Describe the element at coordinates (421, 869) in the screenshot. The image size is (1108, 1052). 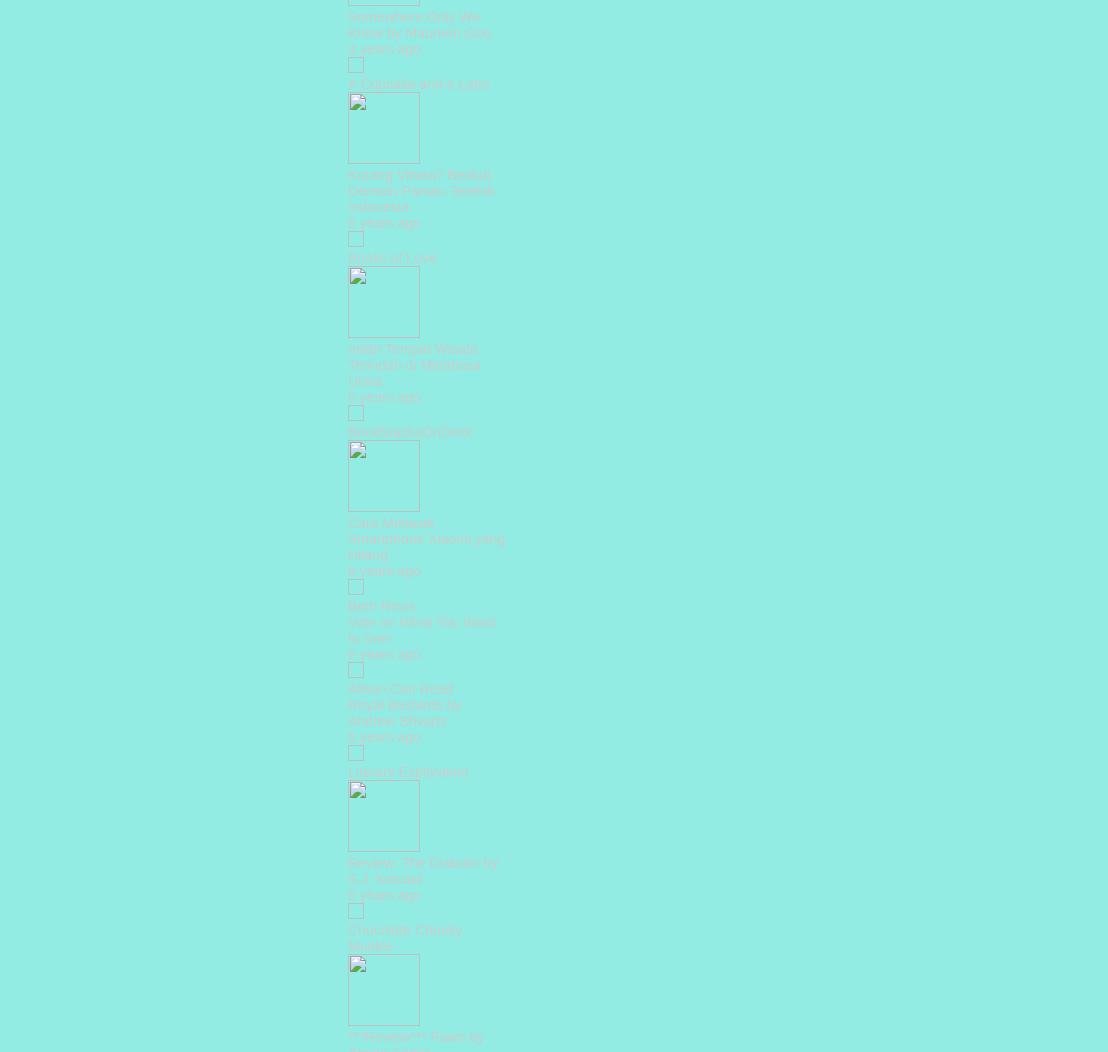
I see `'Review: The Diabolic by S.J. Kincaid'` at that location.